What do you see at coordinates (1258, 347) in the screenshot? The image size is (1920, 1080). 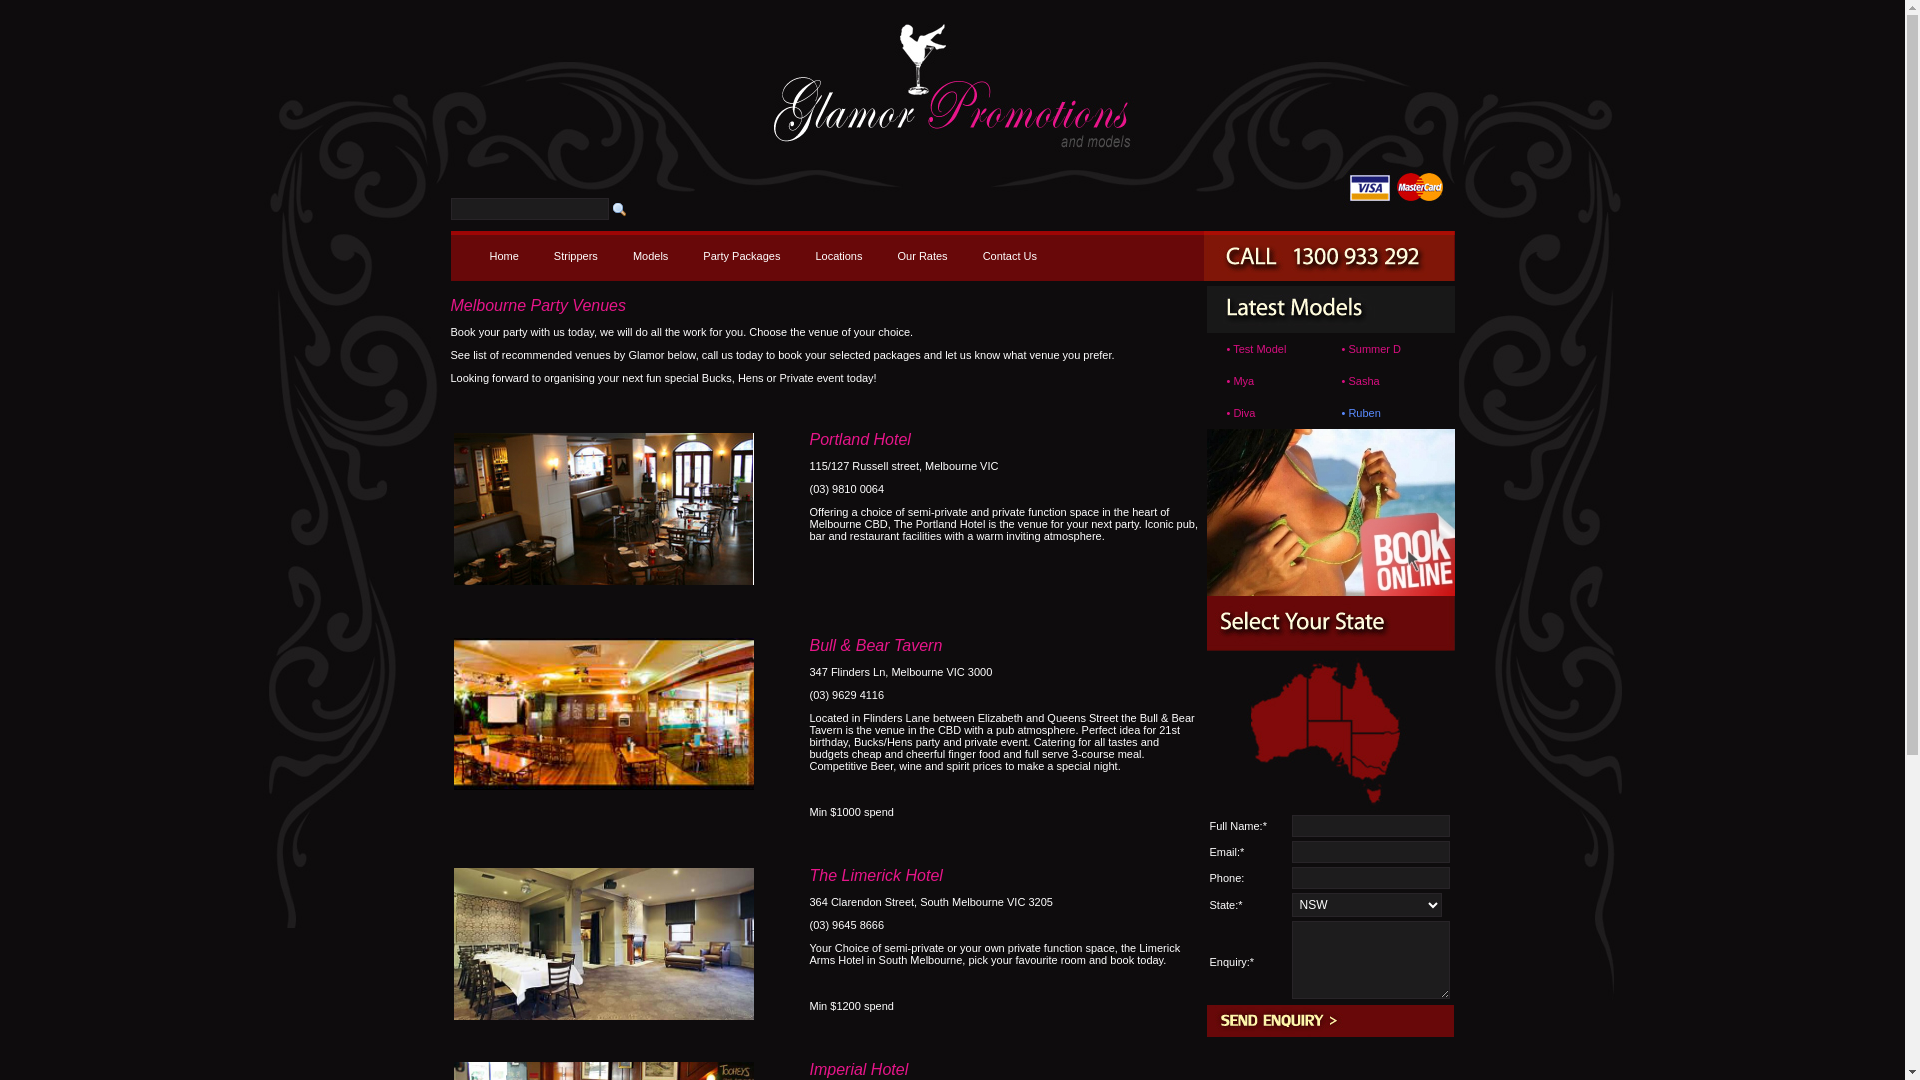 I see `'Test Model'` at bounding box center [1258, 347].